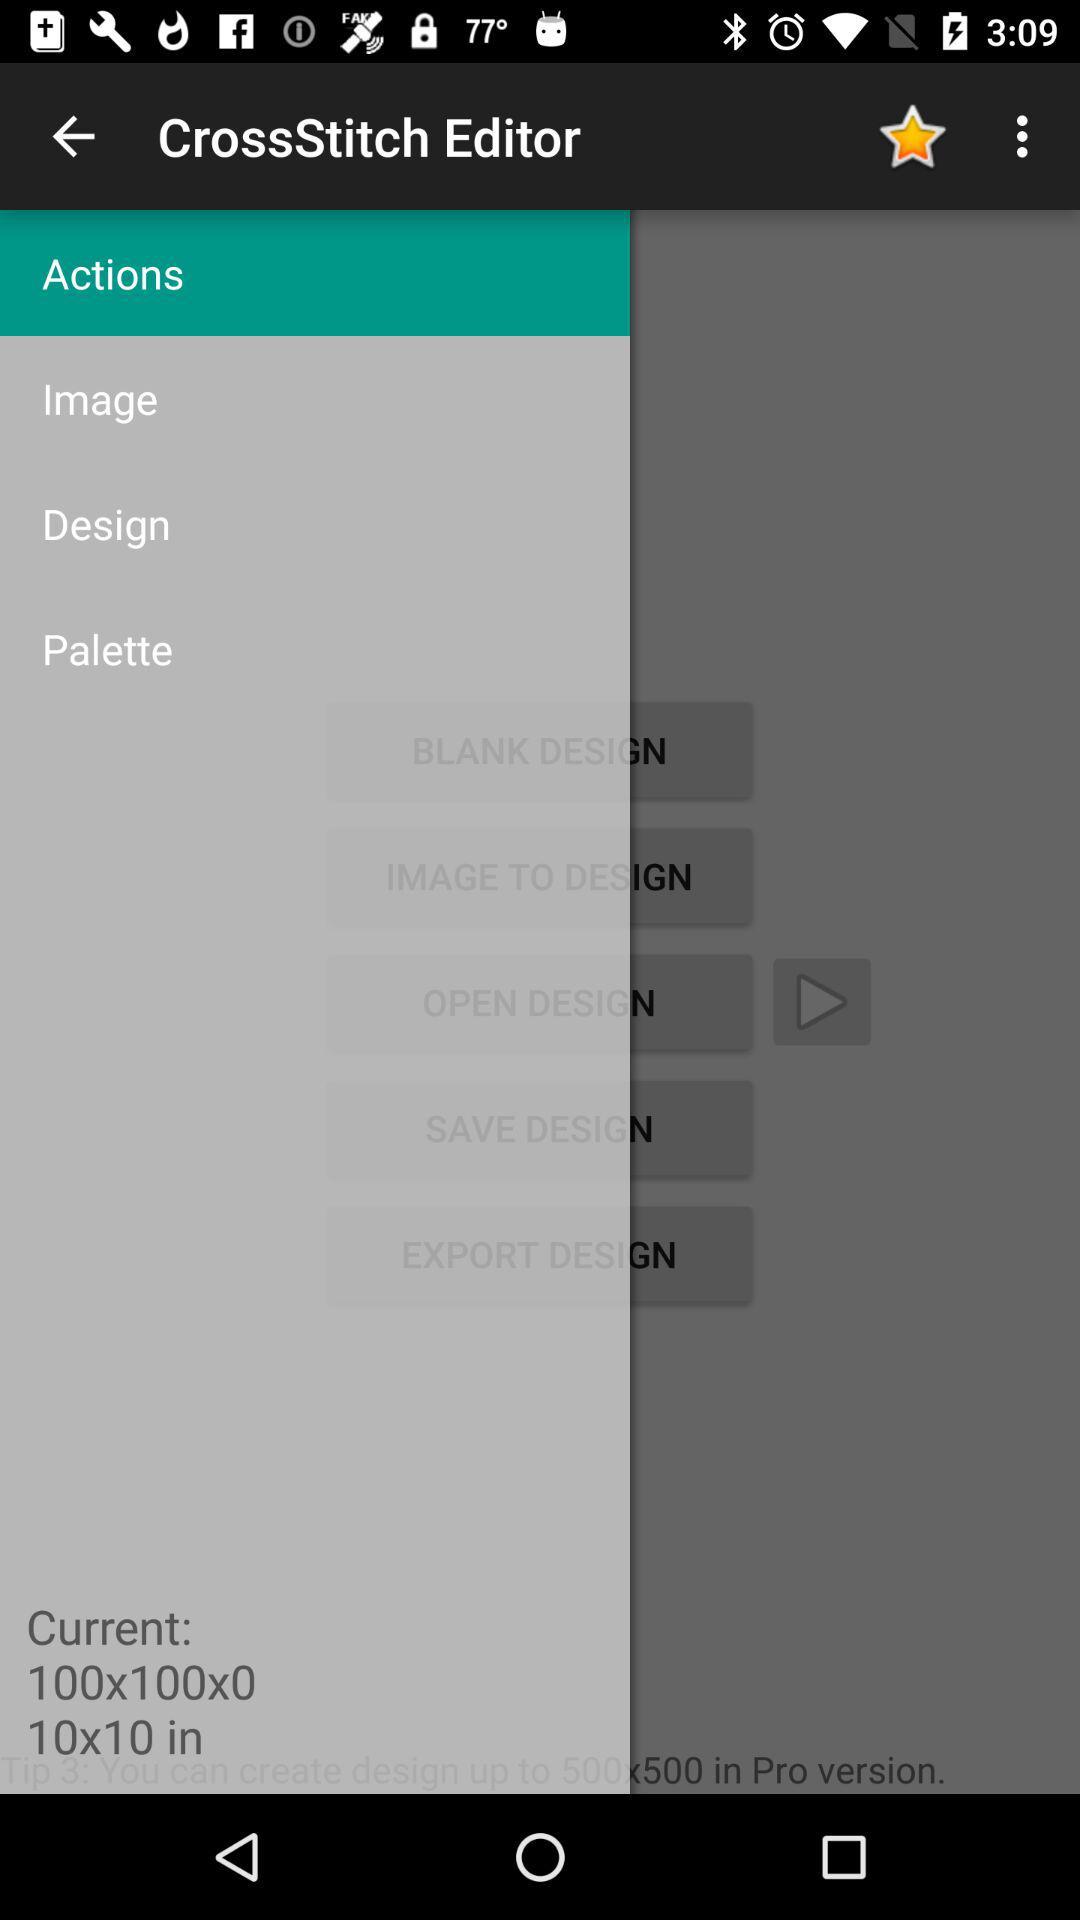 This screenshot has height=1920, width=1080. I want to click on the icon above the tip 3 you, so click(538, 1252).